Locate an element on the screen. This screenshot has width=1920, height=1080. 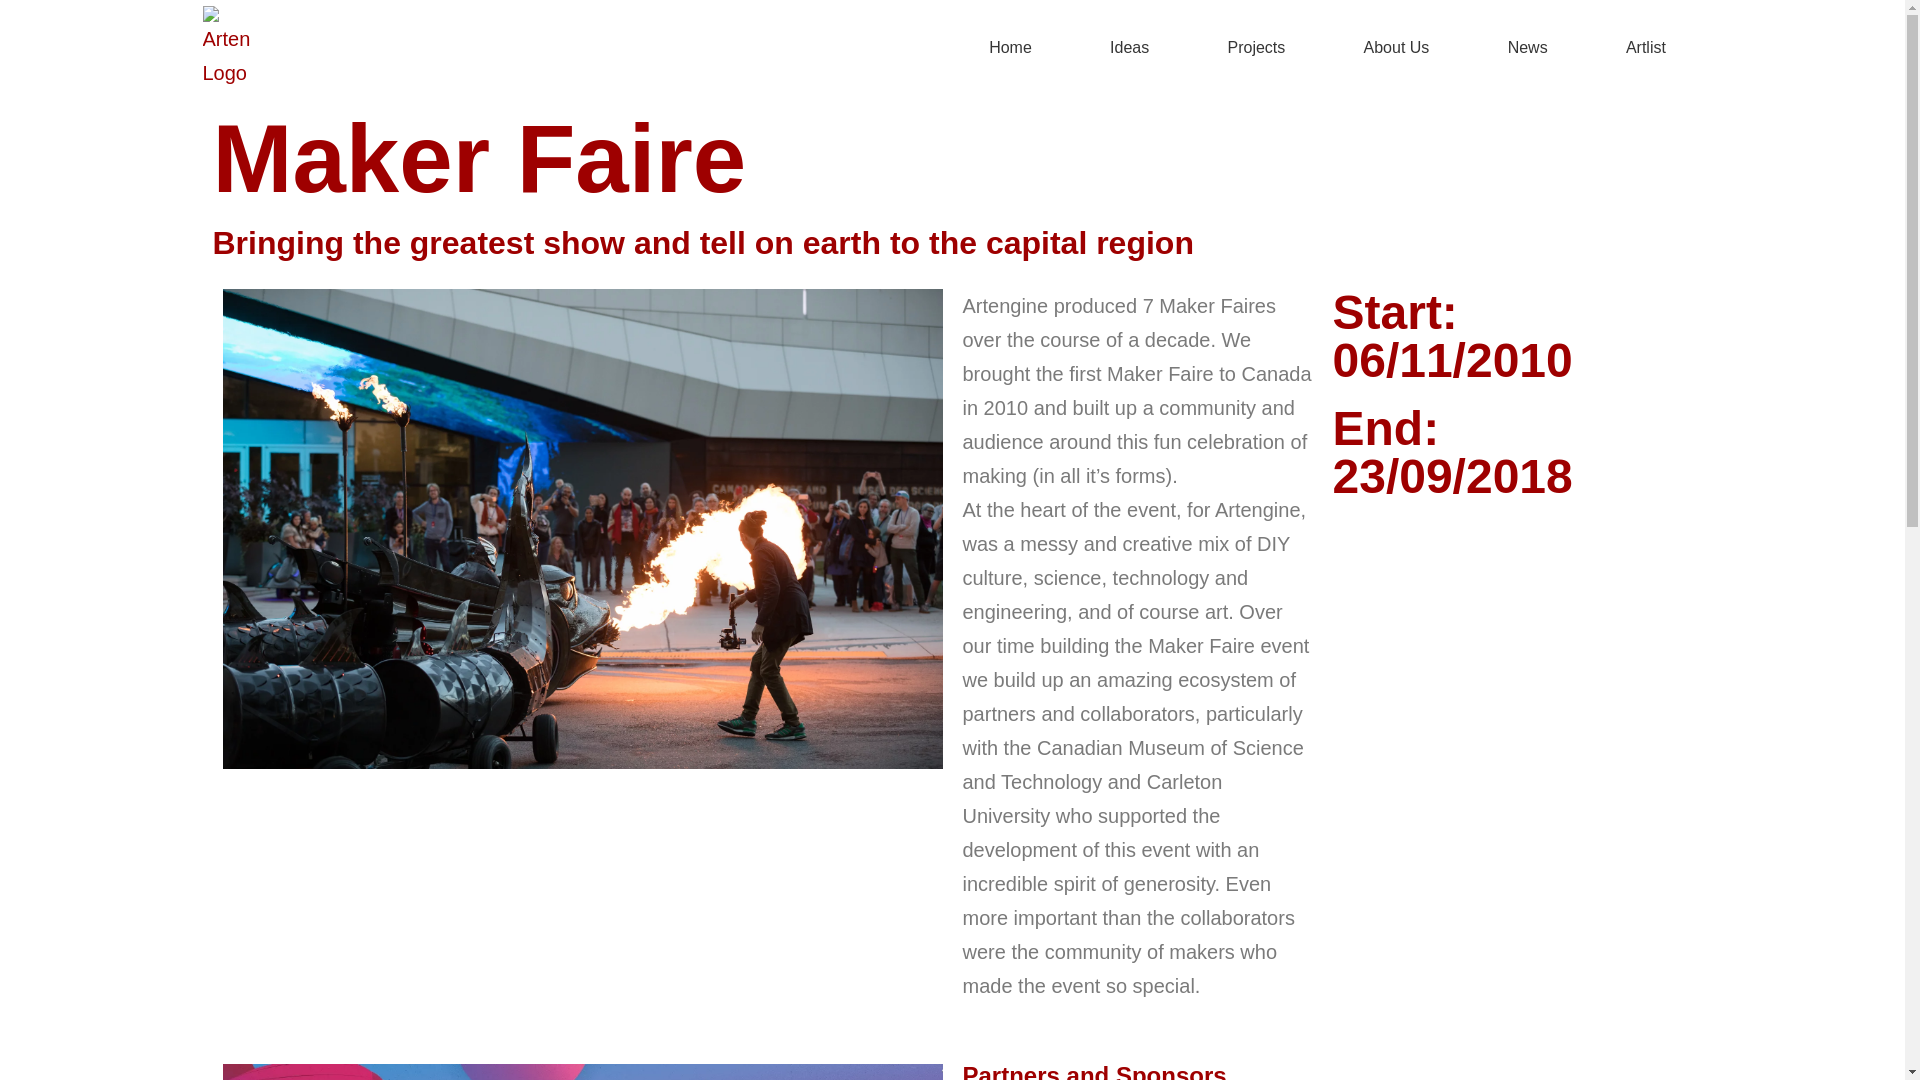
'About Us' is located at coordinates (1326, 46).